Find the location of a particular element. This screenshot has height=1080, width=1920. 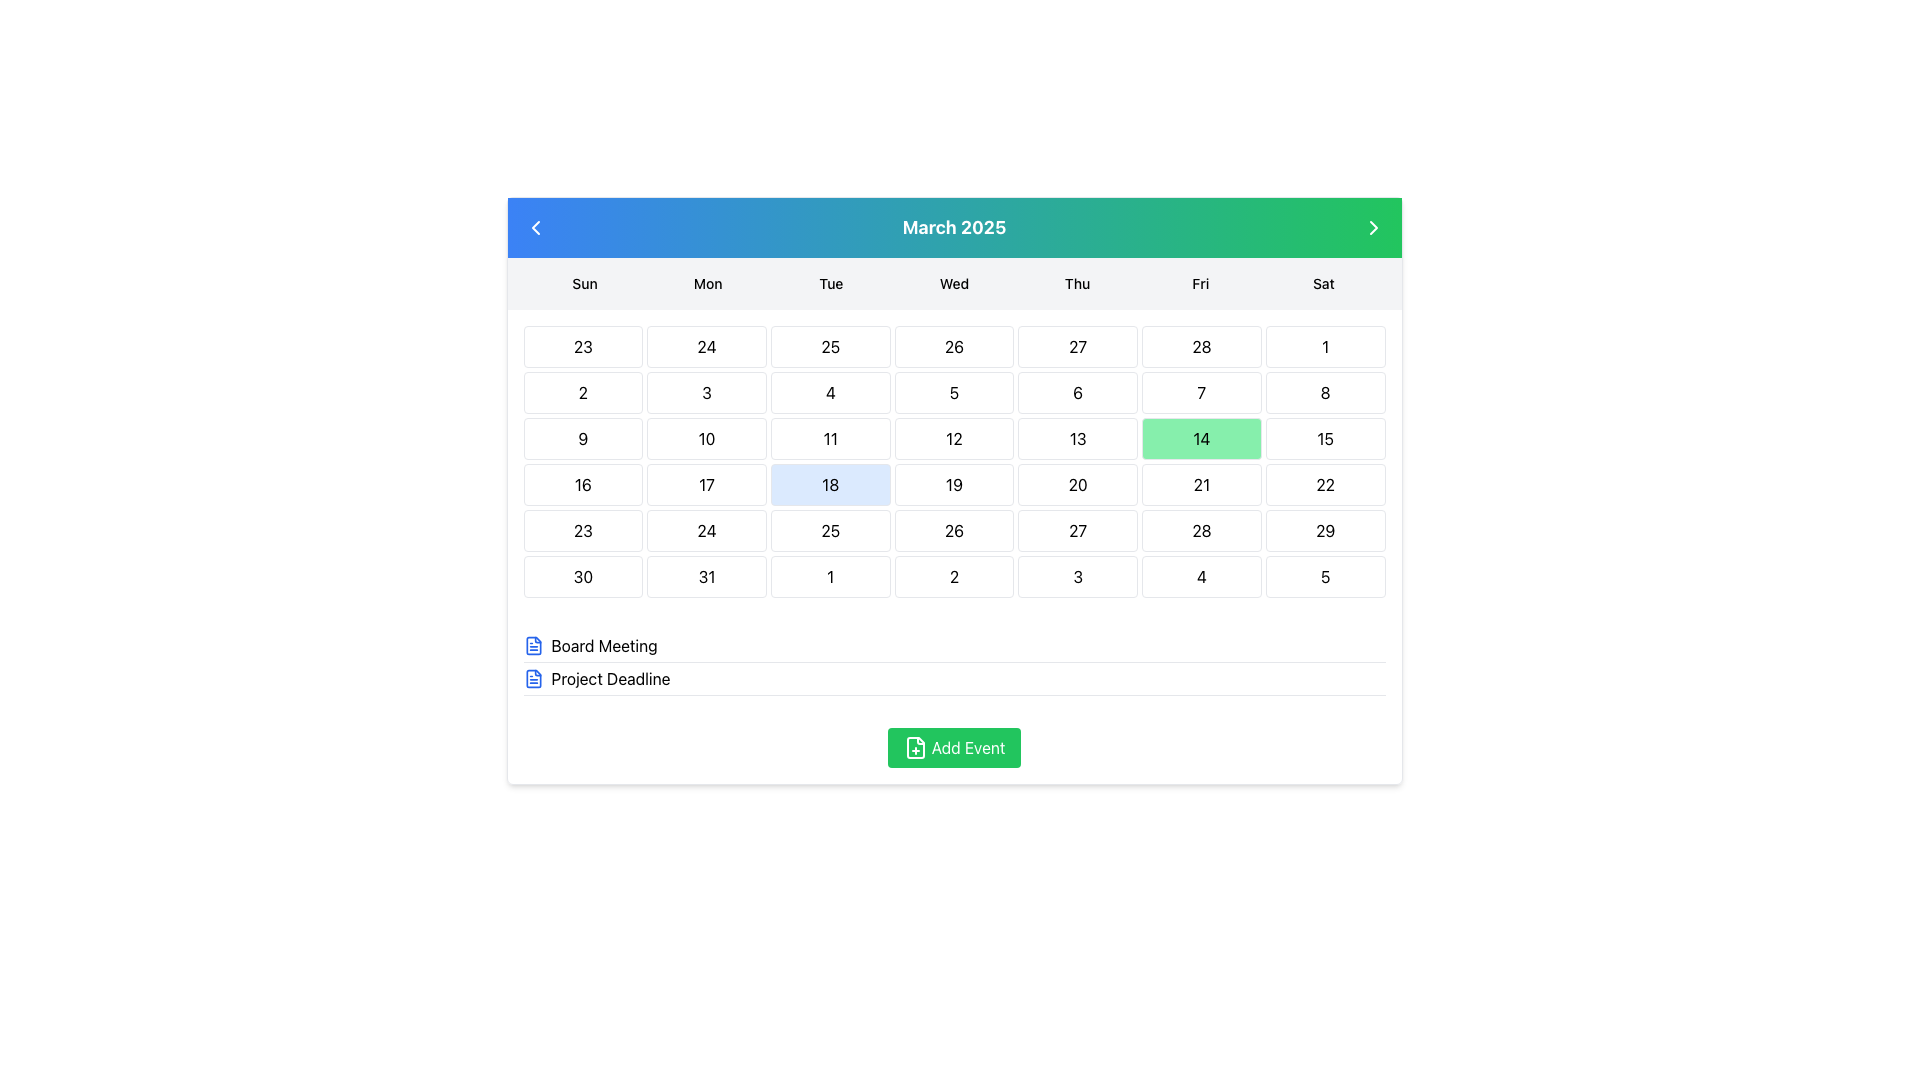

the interactive calendar cell representing the date '3' is located at coordinates (1077, 577).